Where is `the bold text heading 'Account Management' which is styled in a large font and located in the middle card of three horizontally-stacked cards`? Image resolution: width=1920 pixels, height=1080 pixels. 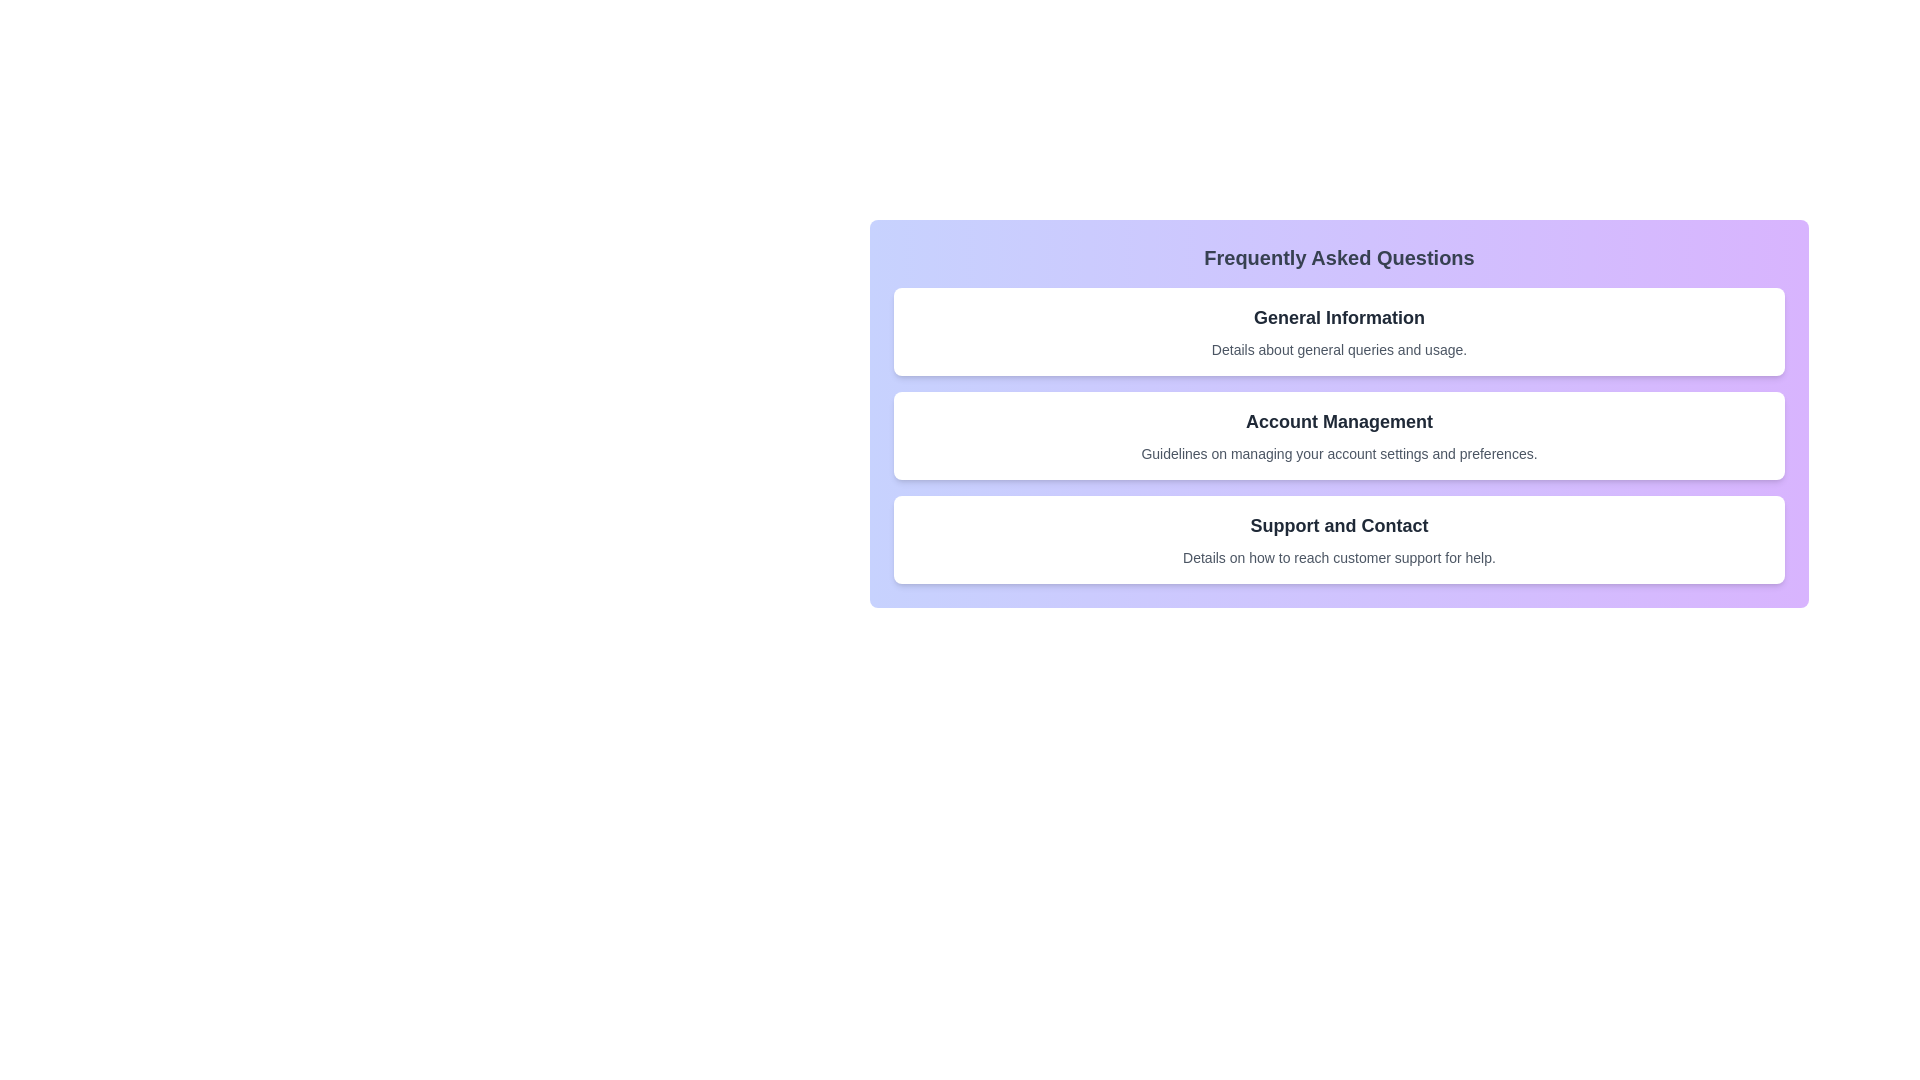 the bold text heading 'Account Management' which is styled in a large font and located in the middle card of three horizontally-stacked cards is located at coordinates (1339, 420).